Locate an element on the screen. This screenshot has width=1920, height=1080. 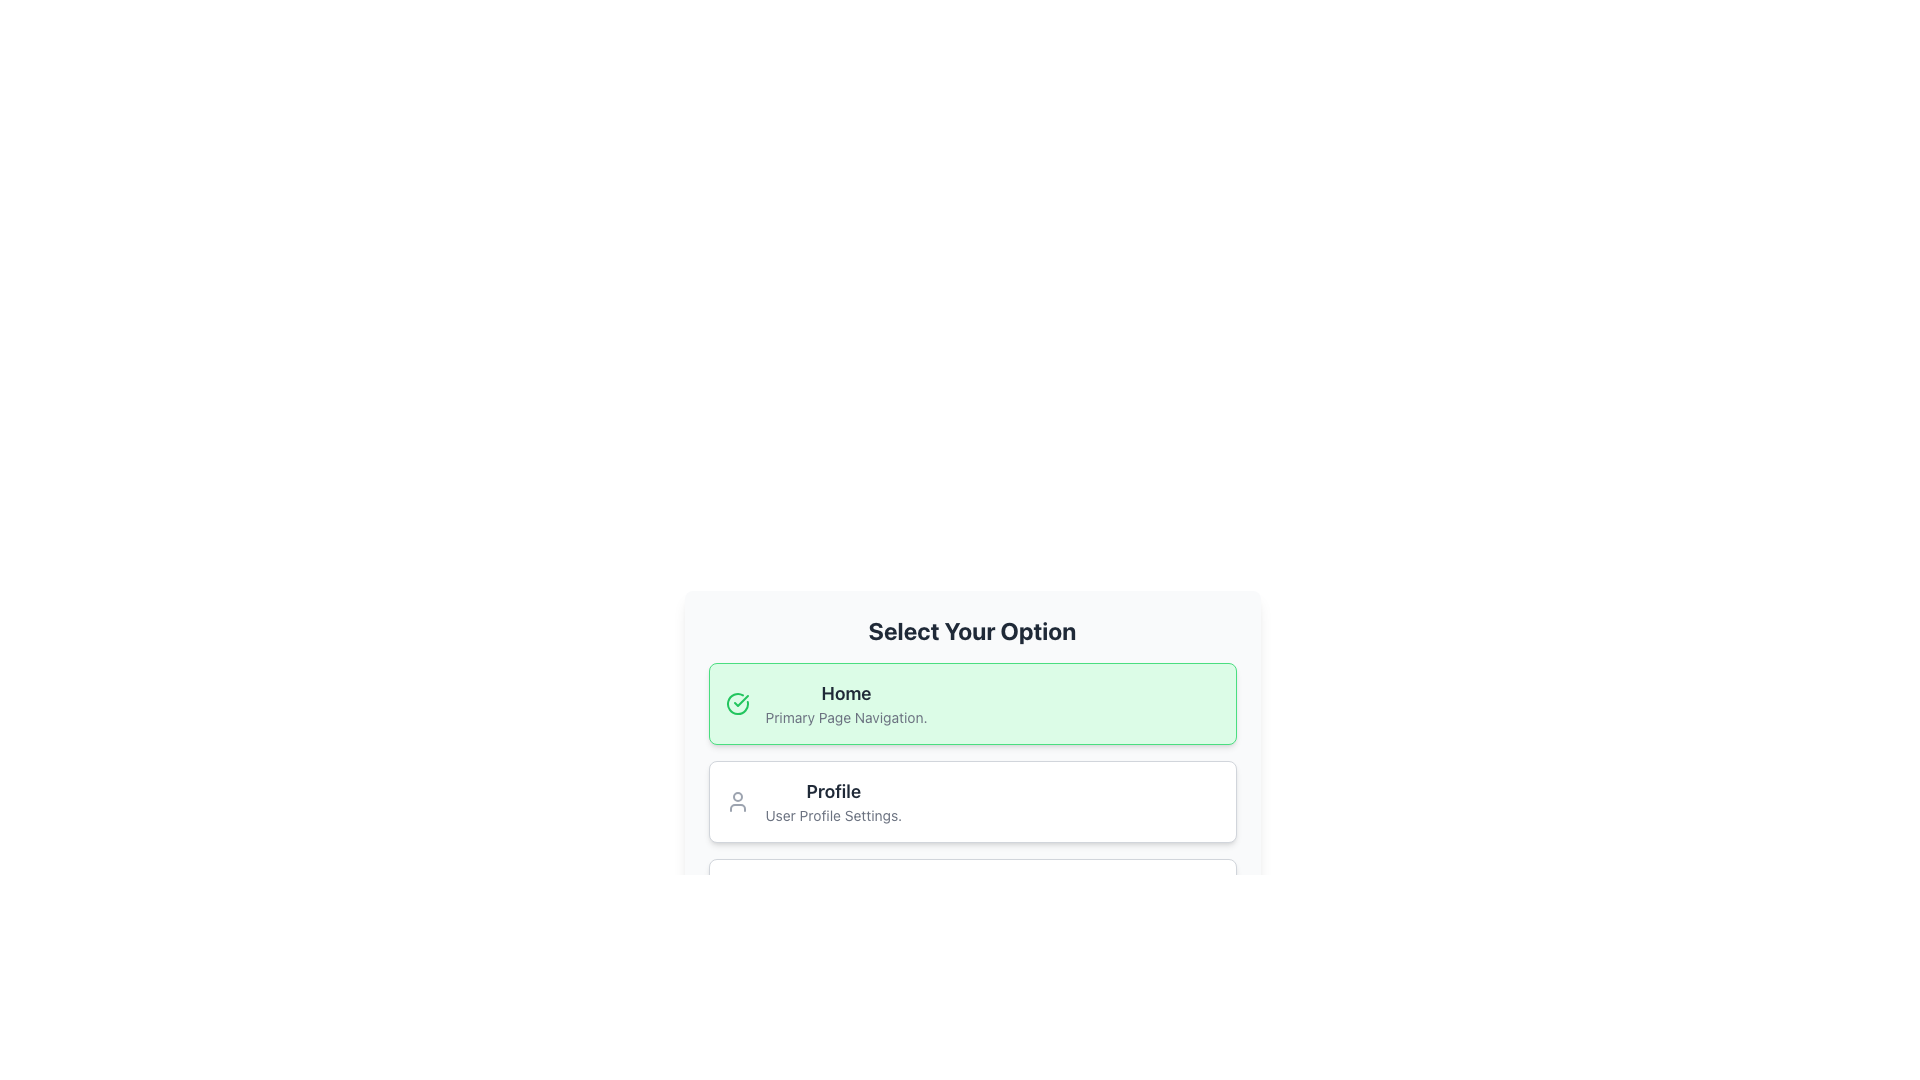
the 'Home' text label, which is bold and large, displayed in dark gray on a light green background within the 'Select Your Option' section of the UI is located at coordinates (846, 693).